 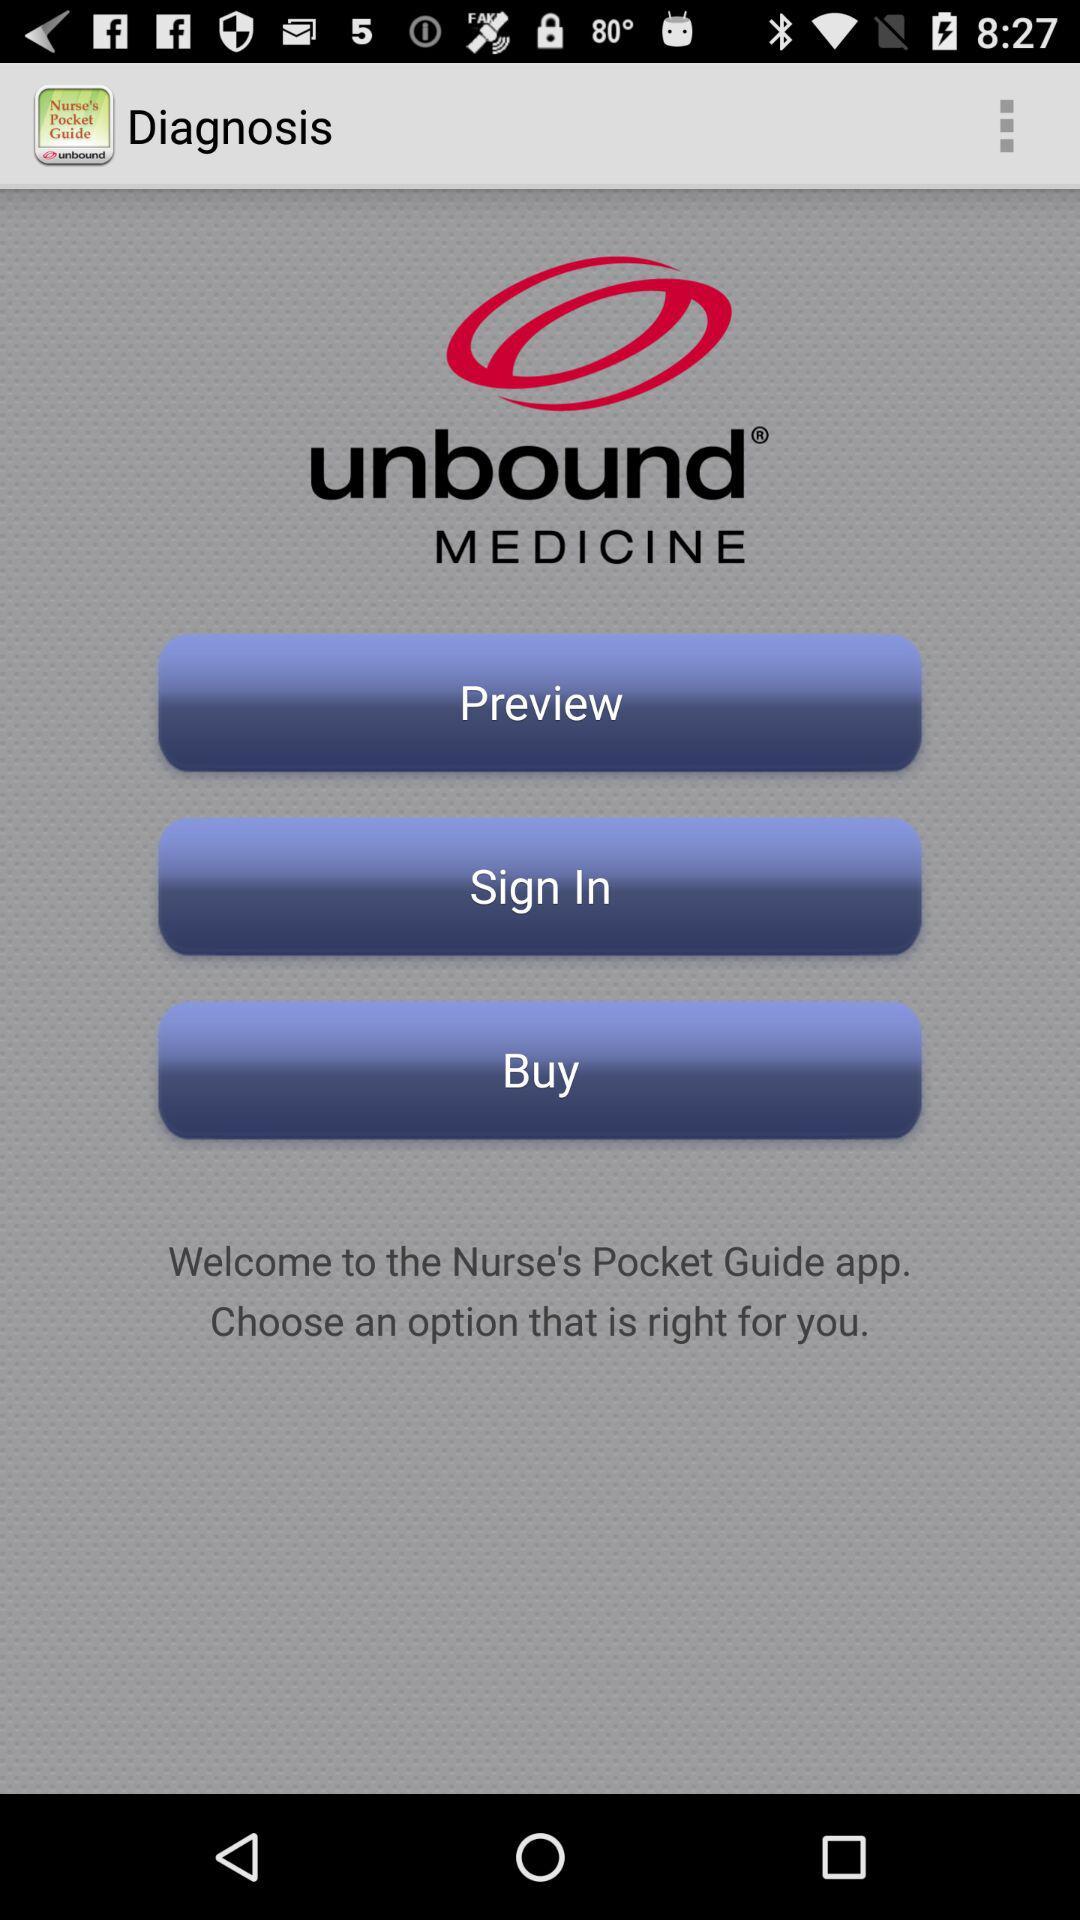 What do you see at coordinates (1006, 124) in the screenshot?
I see `the icon to the right of the diagnosis item` at bounding box center [1006, 124].